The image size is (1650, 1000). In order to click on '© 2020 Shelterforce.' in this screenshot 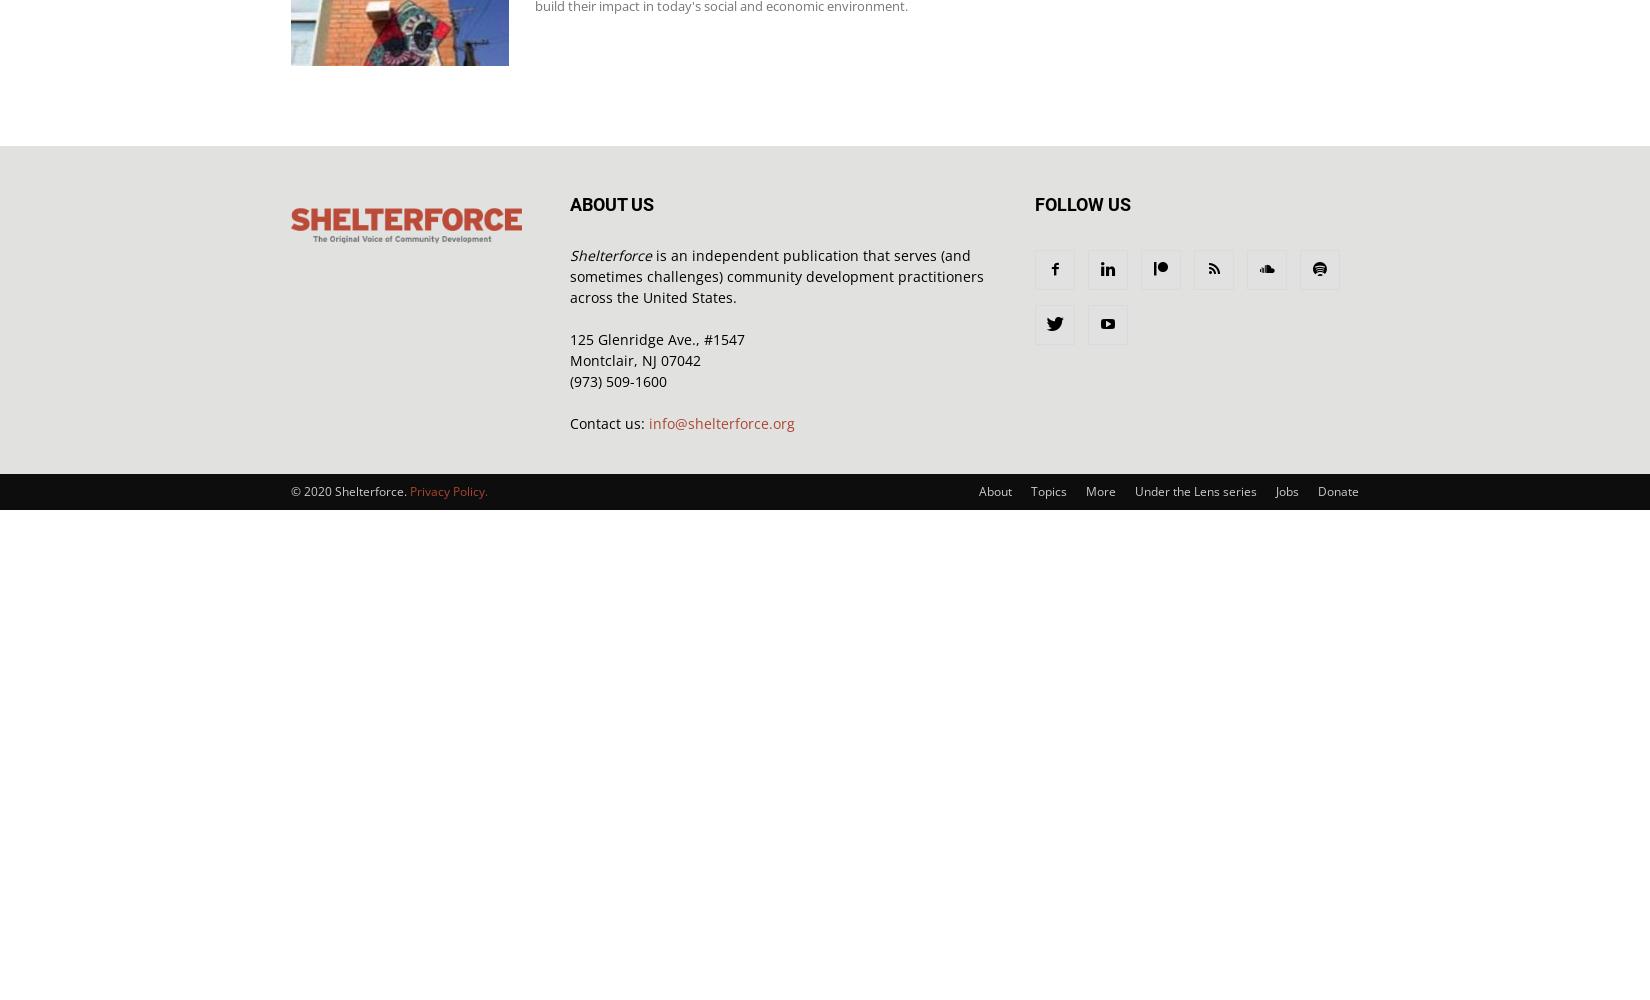, I will do `click(350, 490)`.